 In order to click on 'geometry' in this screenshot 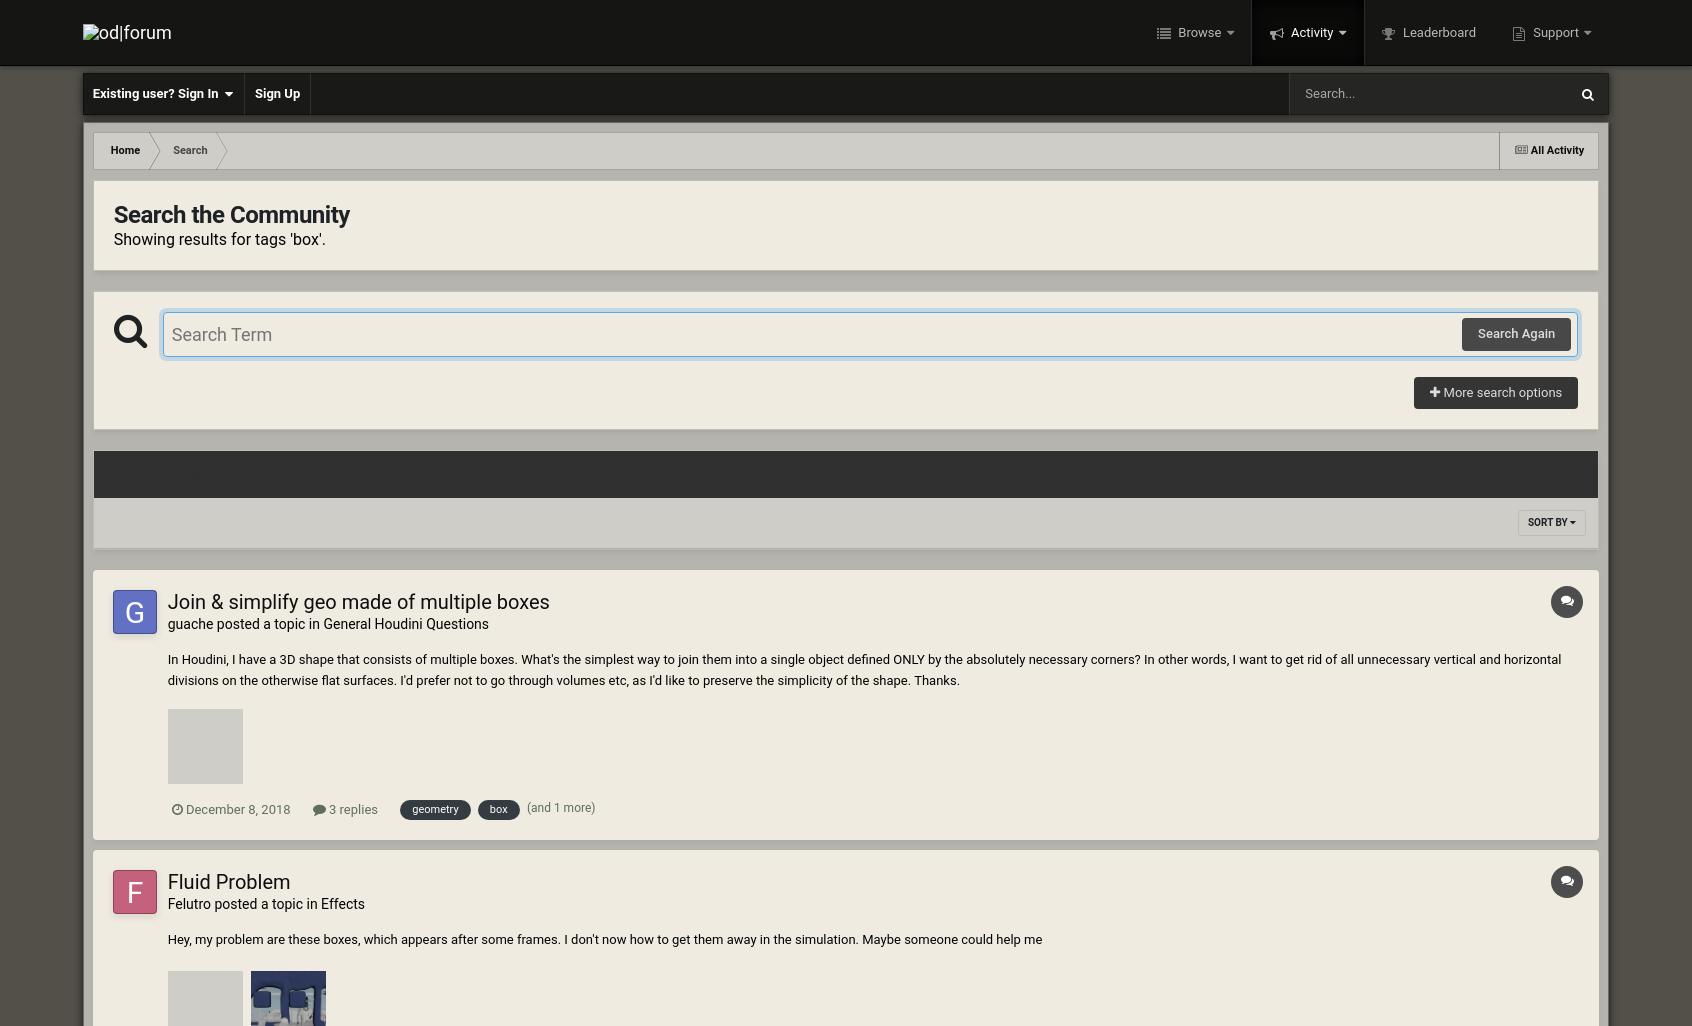, I will do `click(434, 808)`.